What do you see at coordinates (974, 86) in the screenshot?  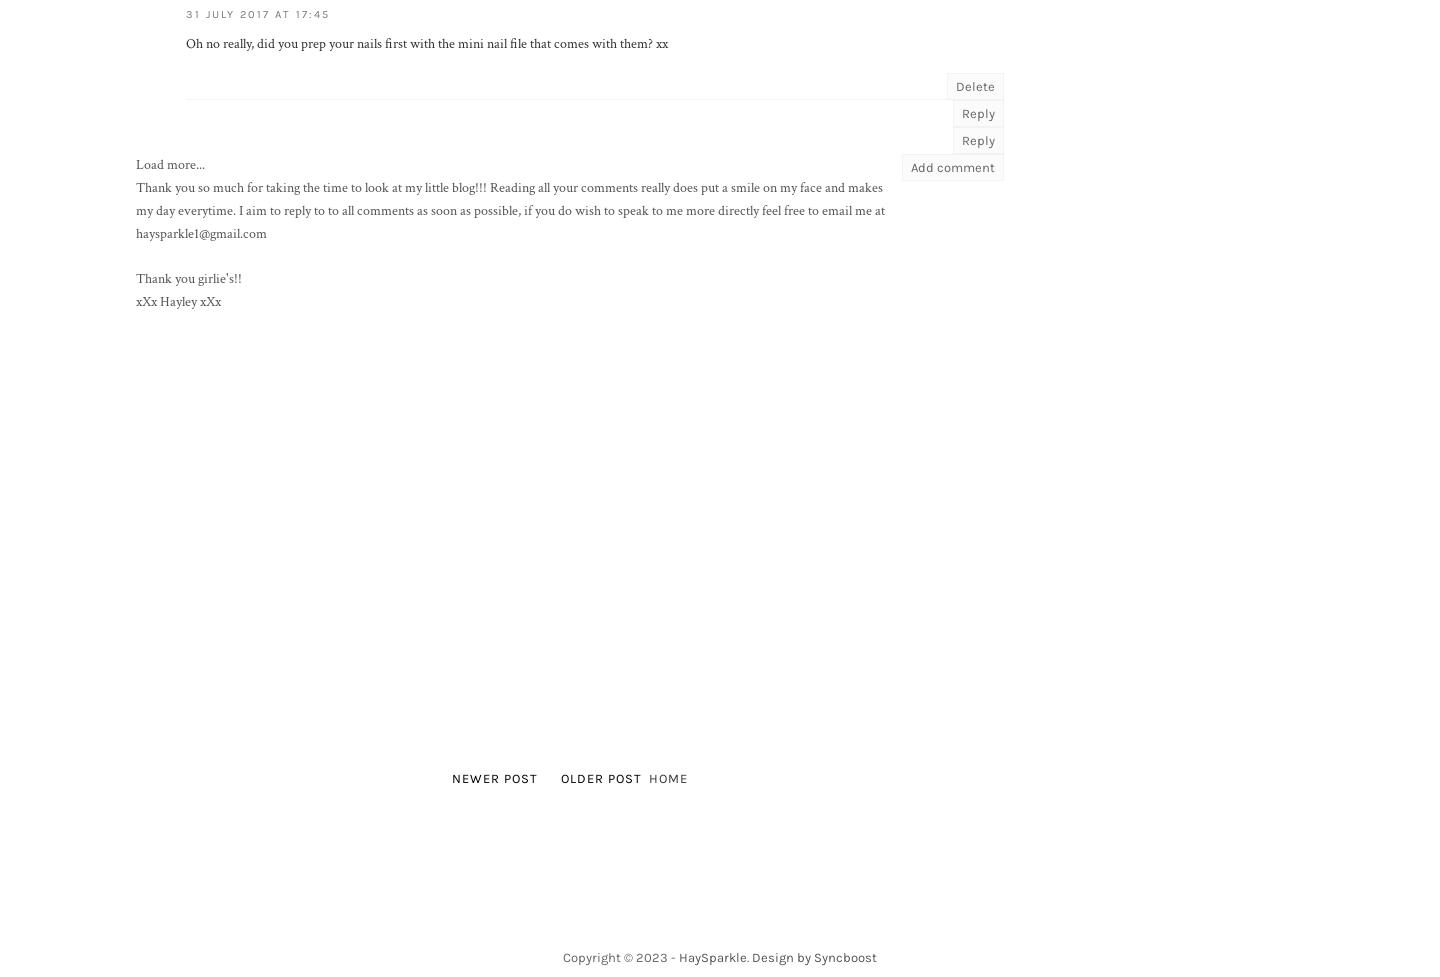 I see `'Delete'` at bounding box center [974, 86].